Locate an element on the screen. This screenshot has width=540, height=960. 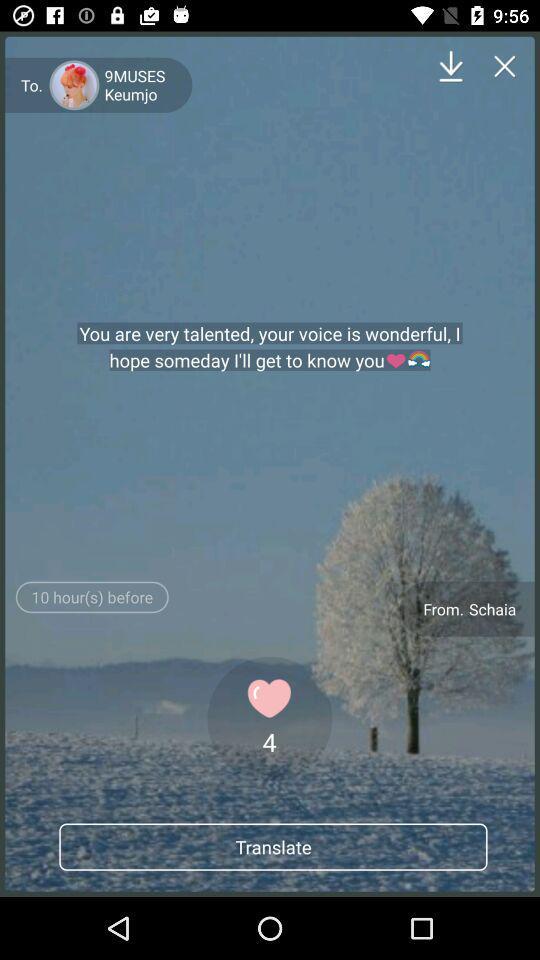
item above the you are very item is located at coordinates (451, 66).